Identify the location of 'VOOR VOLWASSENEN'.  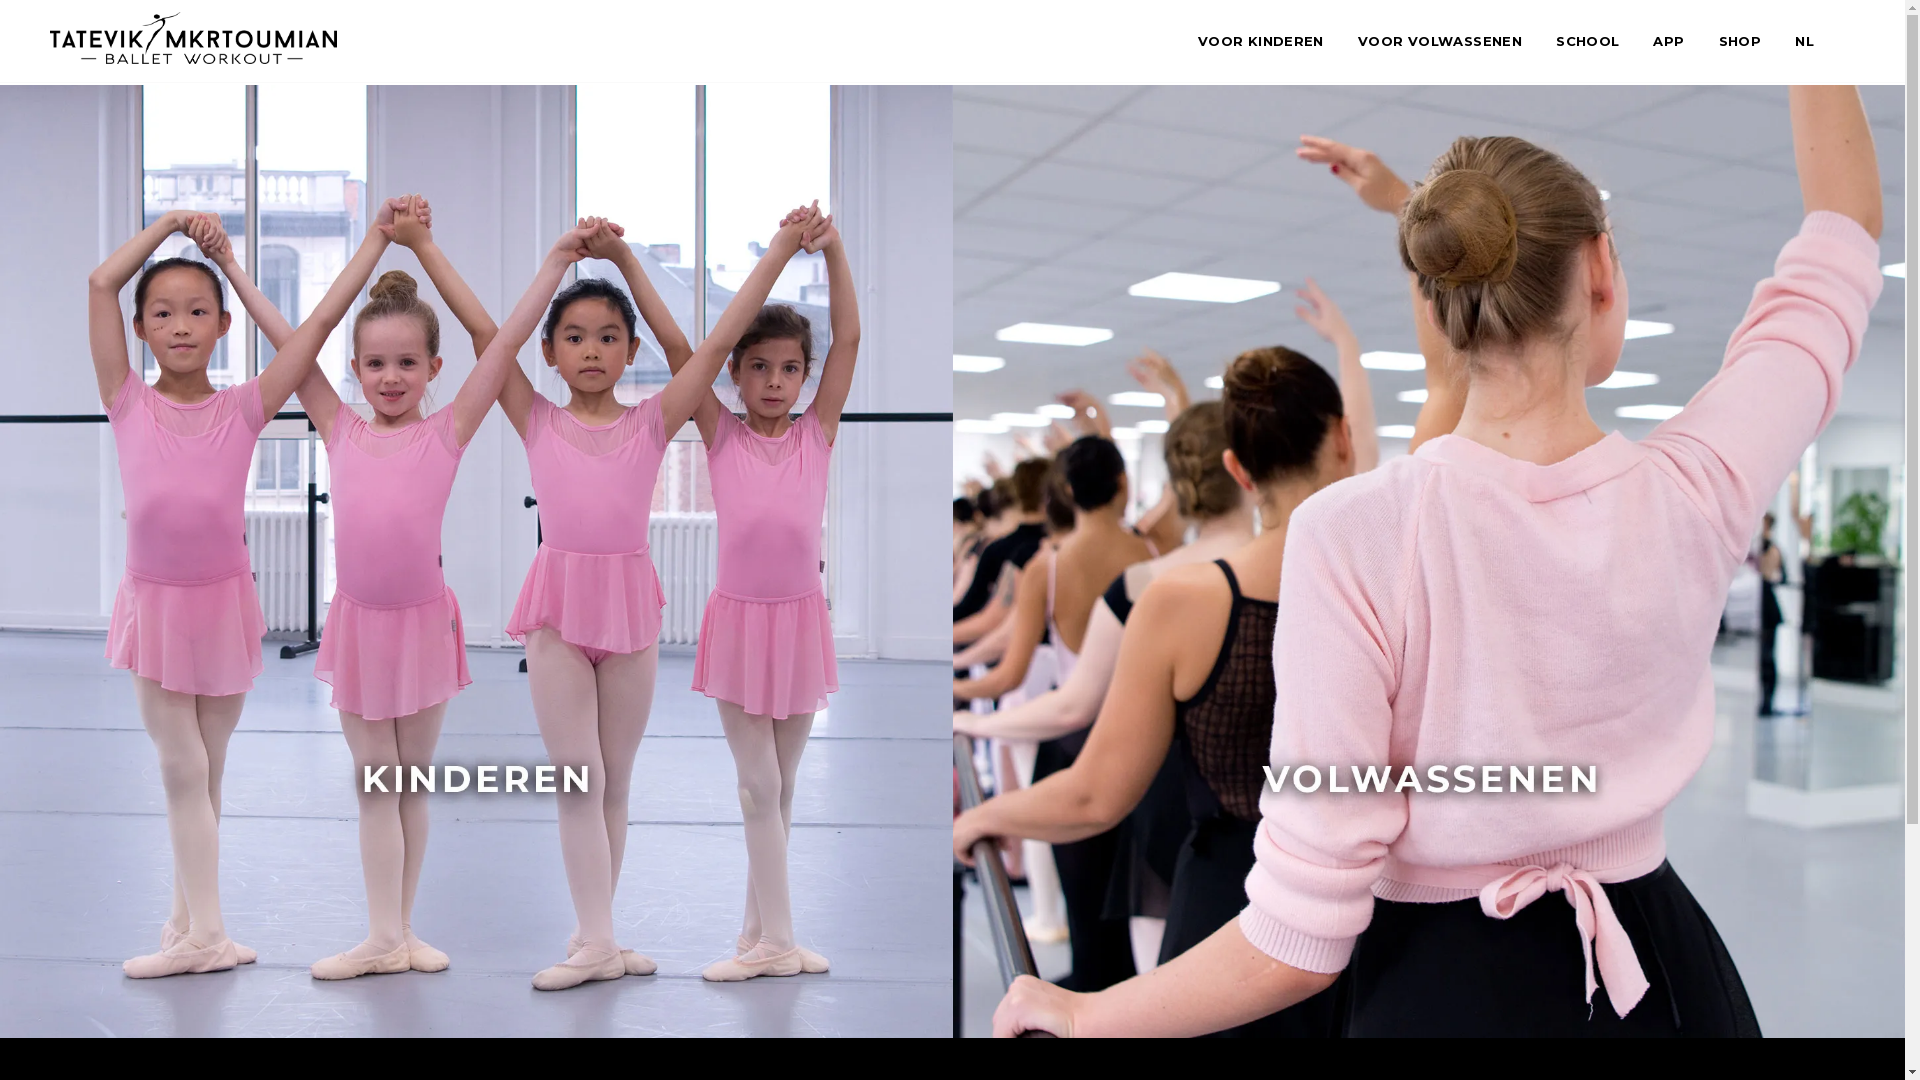
(1440, 41).